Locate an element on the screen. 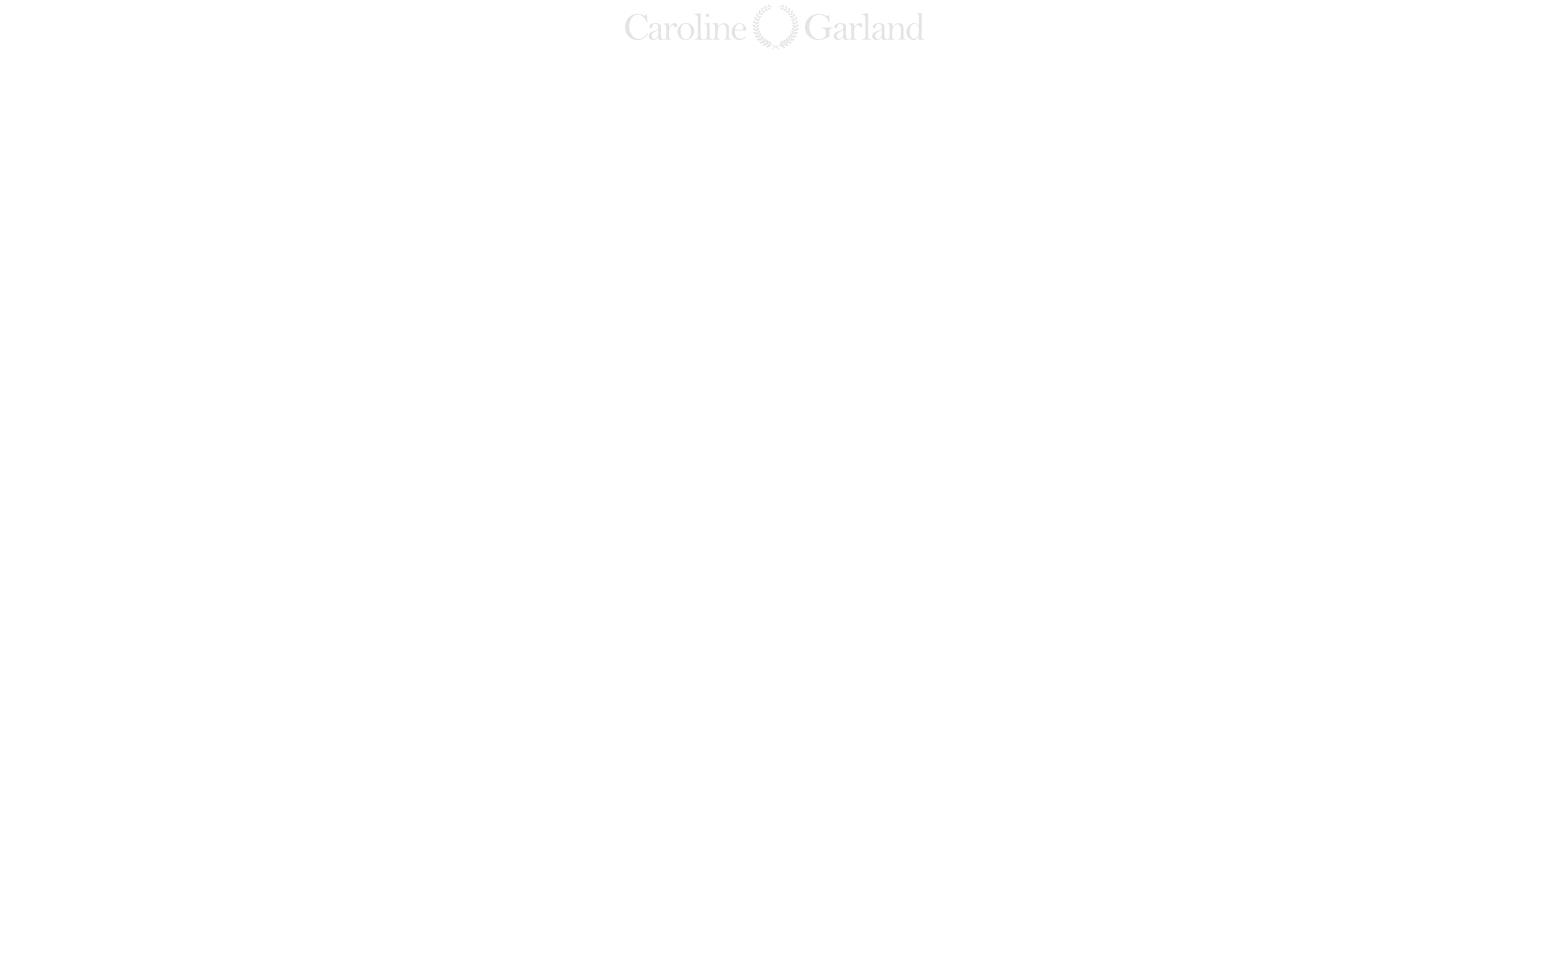 The width and height of the screenshot is (1550, 973). 'esteroides-king' is located at coordinates (1224, 937).